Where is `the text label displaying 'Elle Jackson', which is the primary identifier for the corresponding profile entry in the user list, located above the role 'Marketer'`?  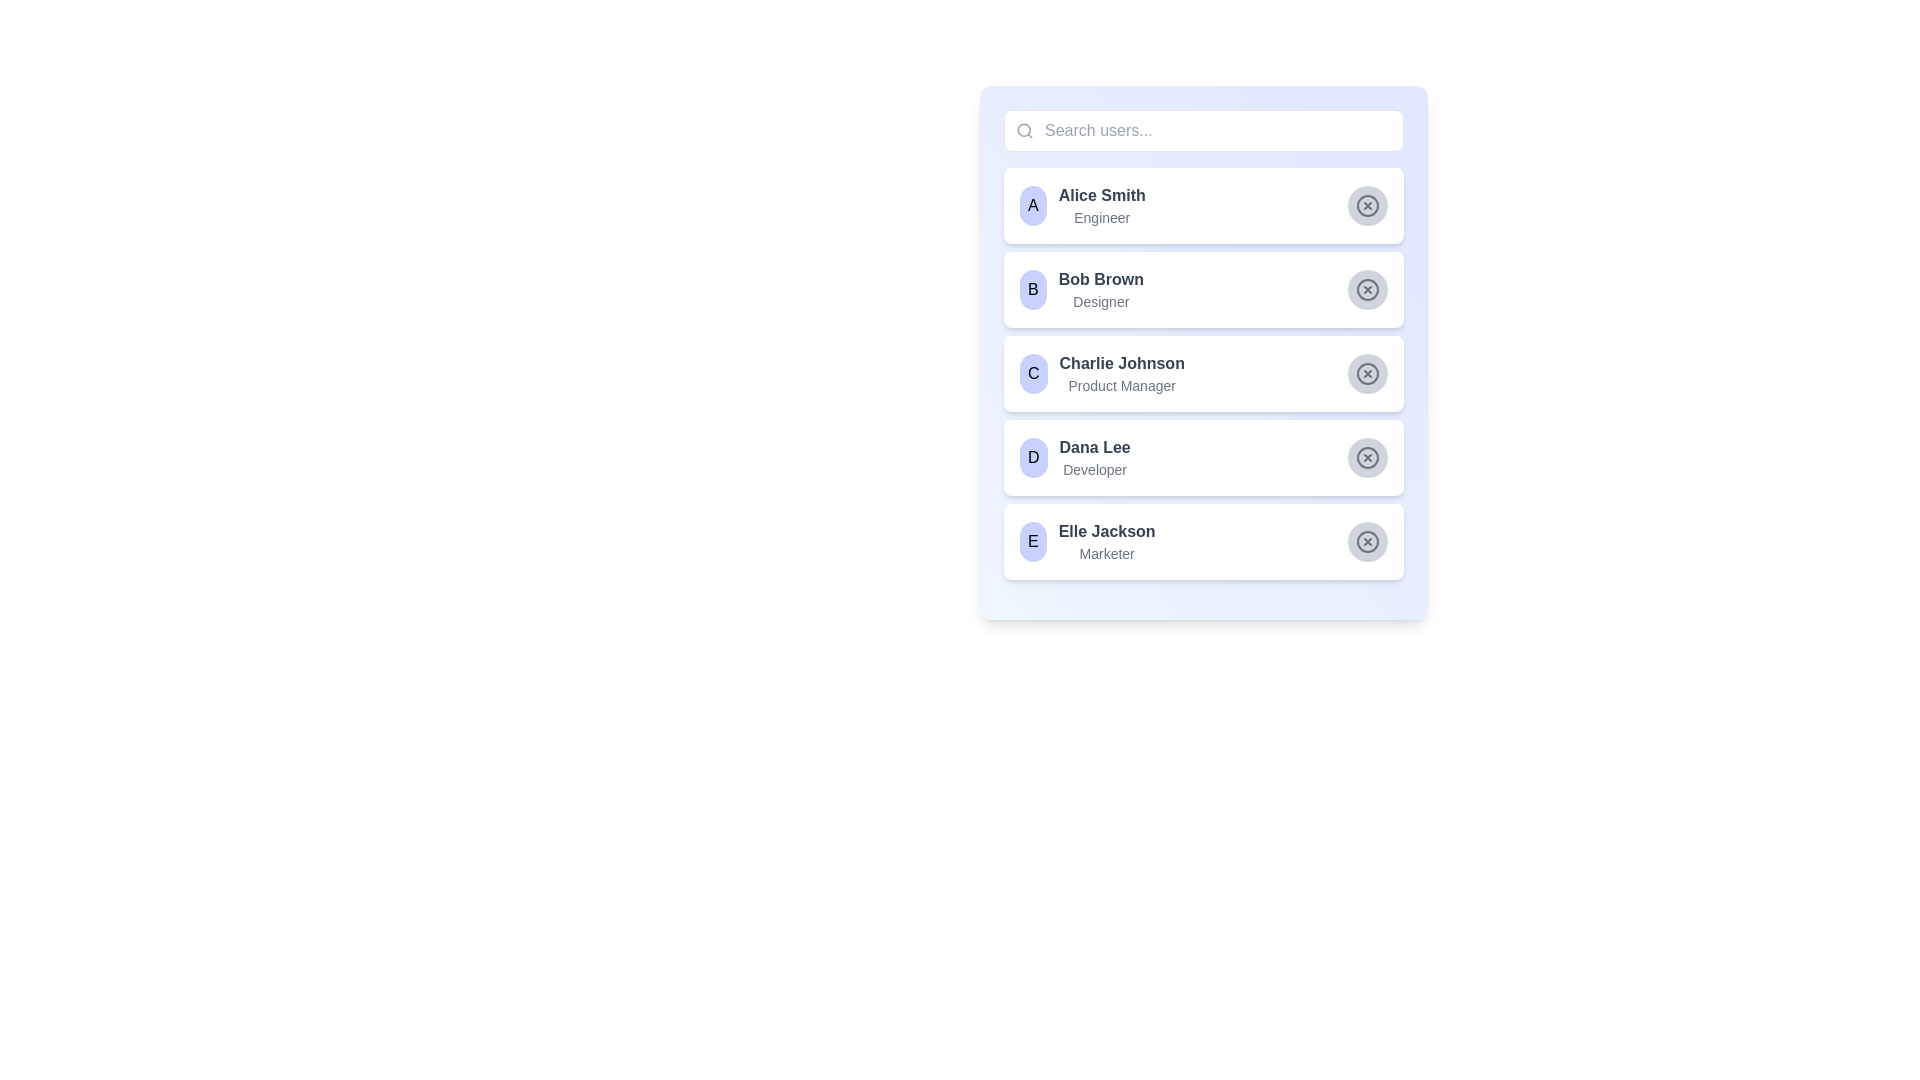
the text label displaying 'Elle Jackson', which is the primary identifier for the corresponding profile entry in the user list, located above the role 'Marketer' is located at coordinates (1106, 531).